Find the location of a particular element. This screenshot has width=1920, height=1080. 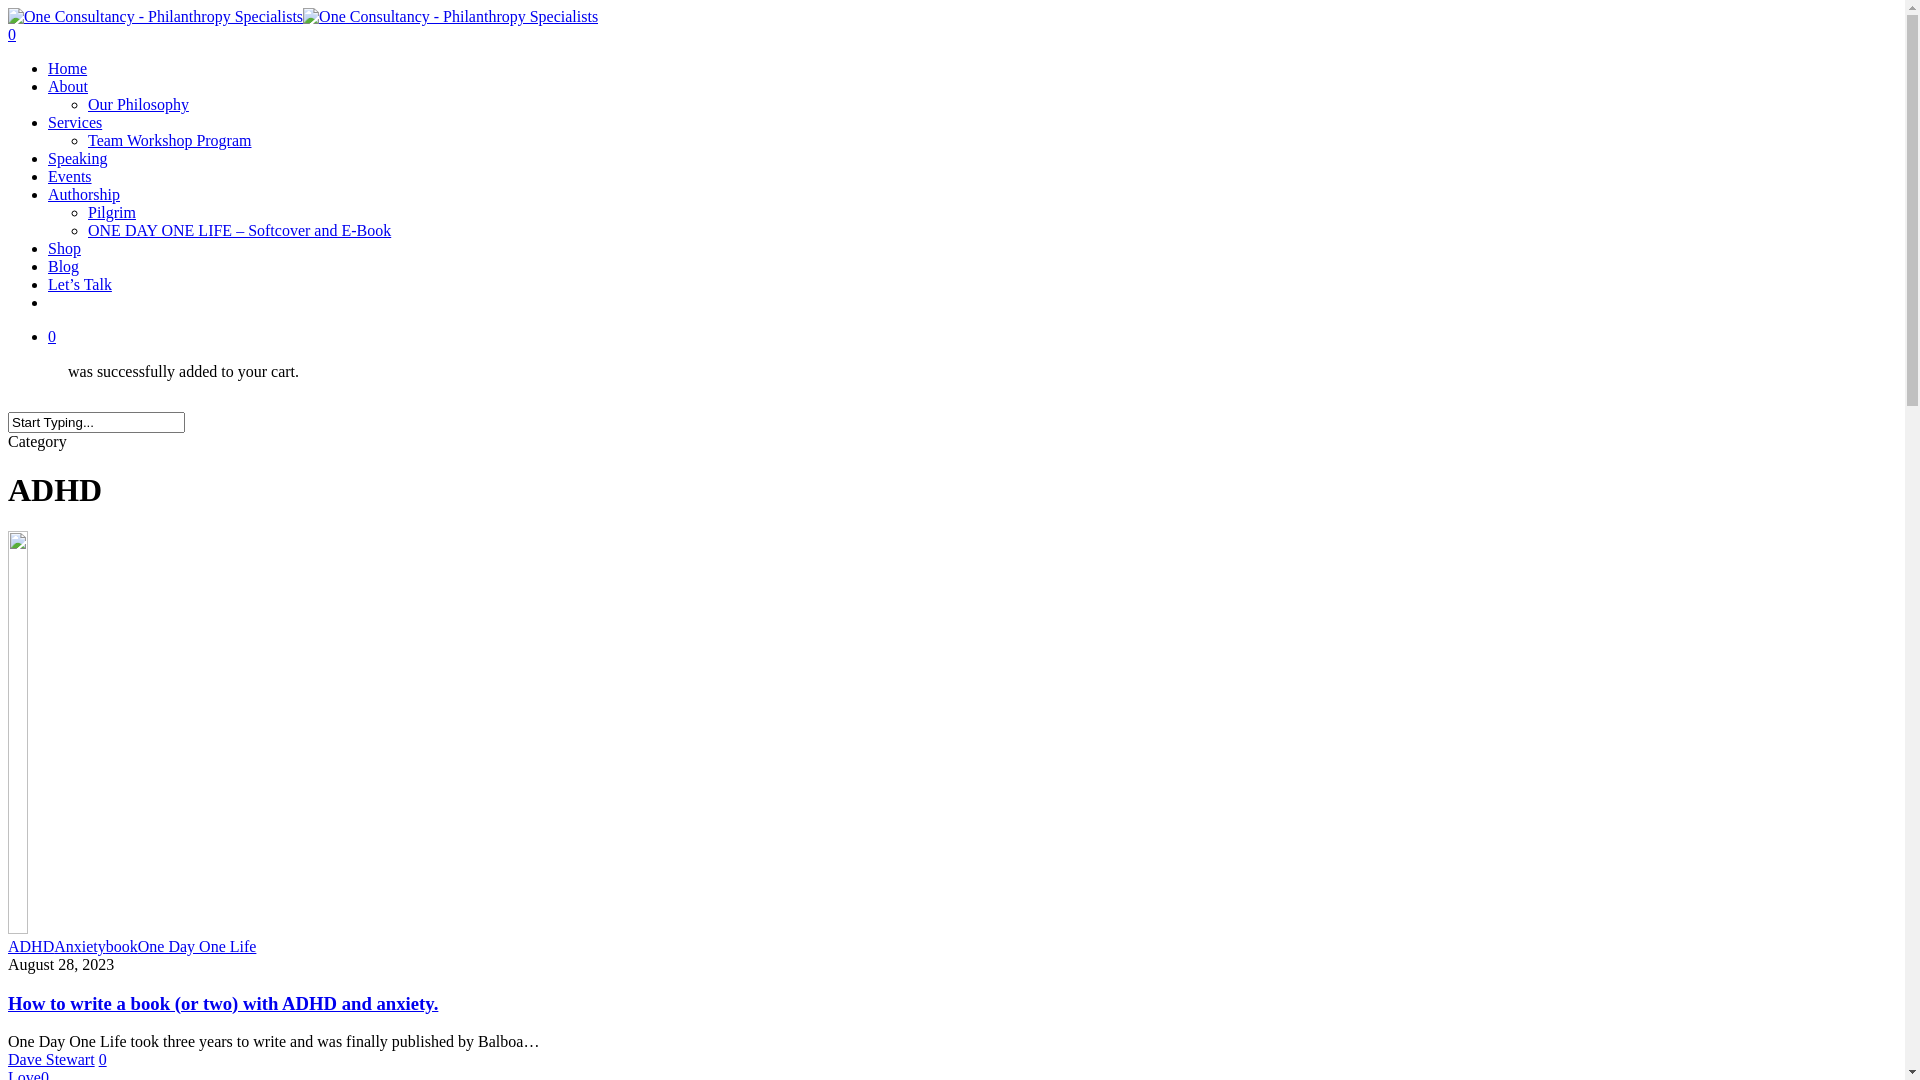

'One Day One Life' is located at coordinates (197, 945).